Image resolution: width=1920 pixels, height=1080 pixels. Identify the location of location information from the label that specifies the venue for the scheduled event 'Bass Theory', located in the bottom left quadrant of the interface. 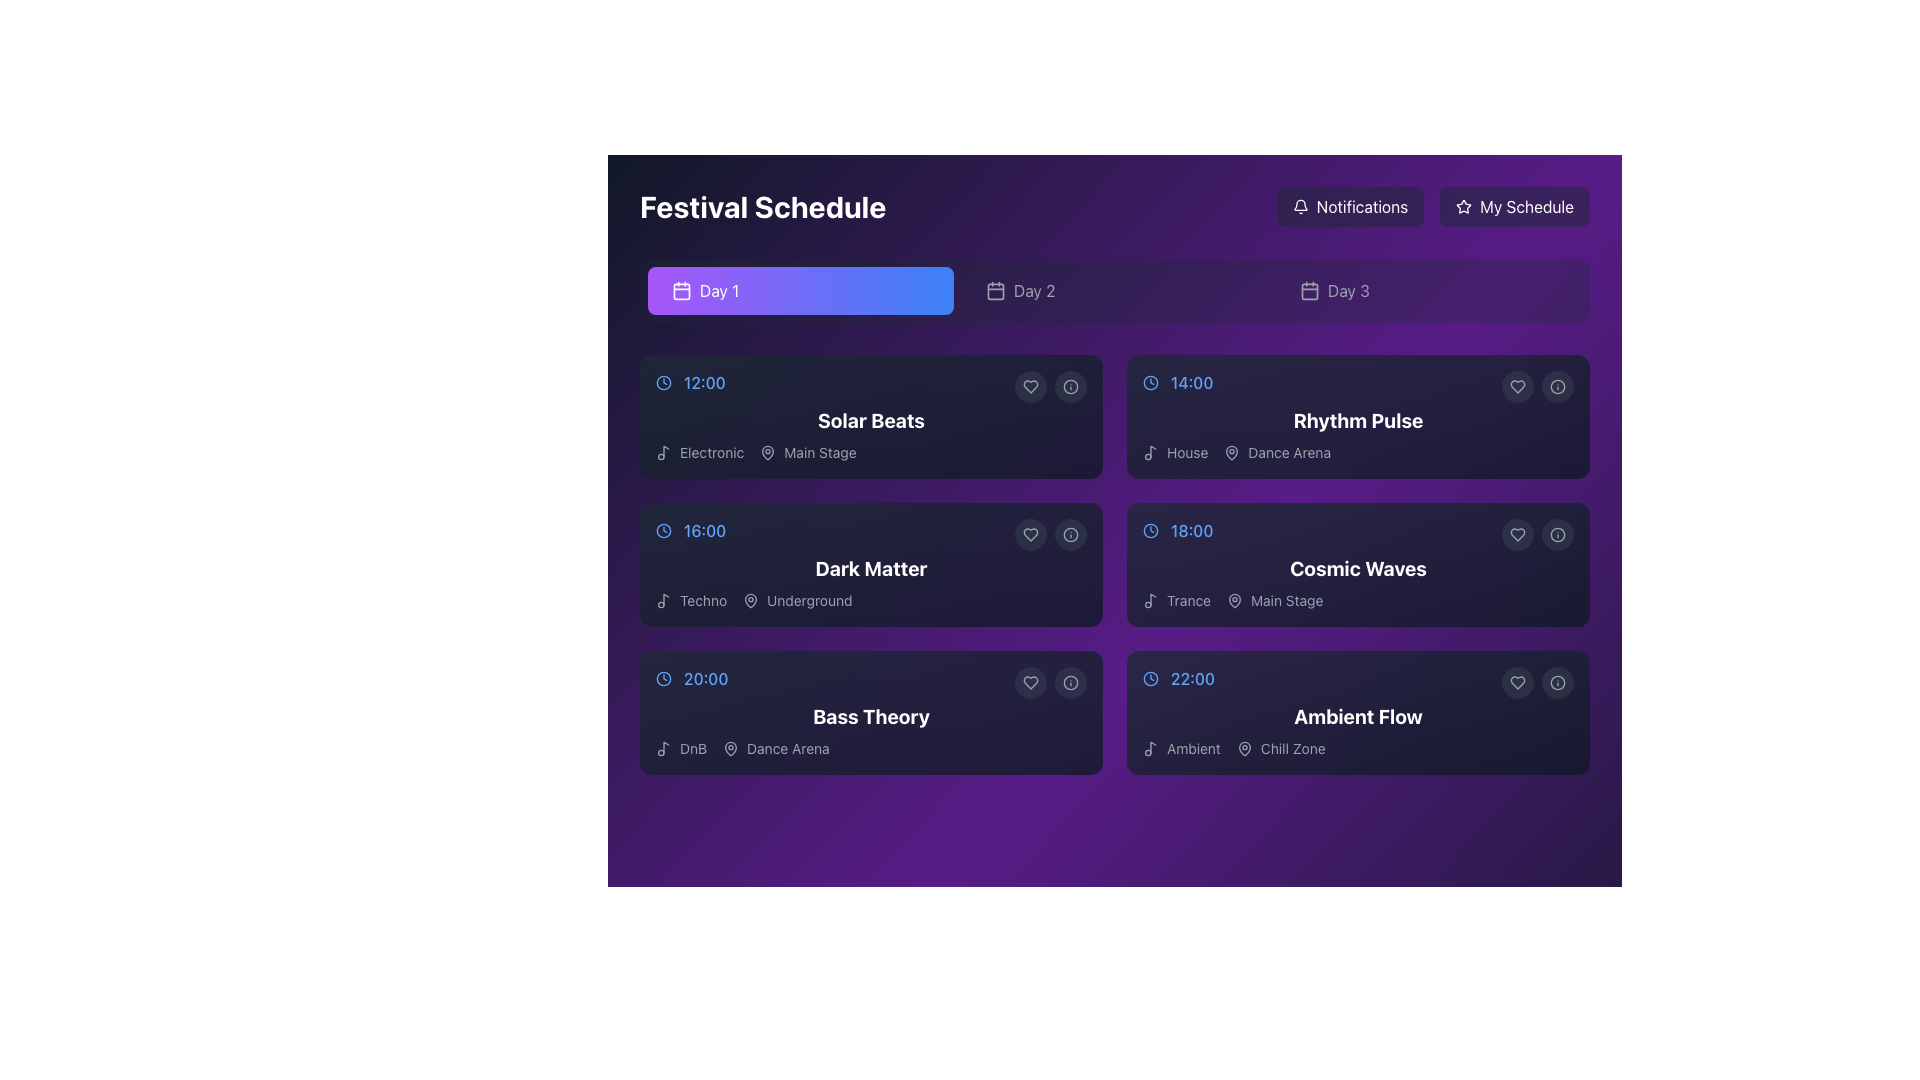
(775, 748).